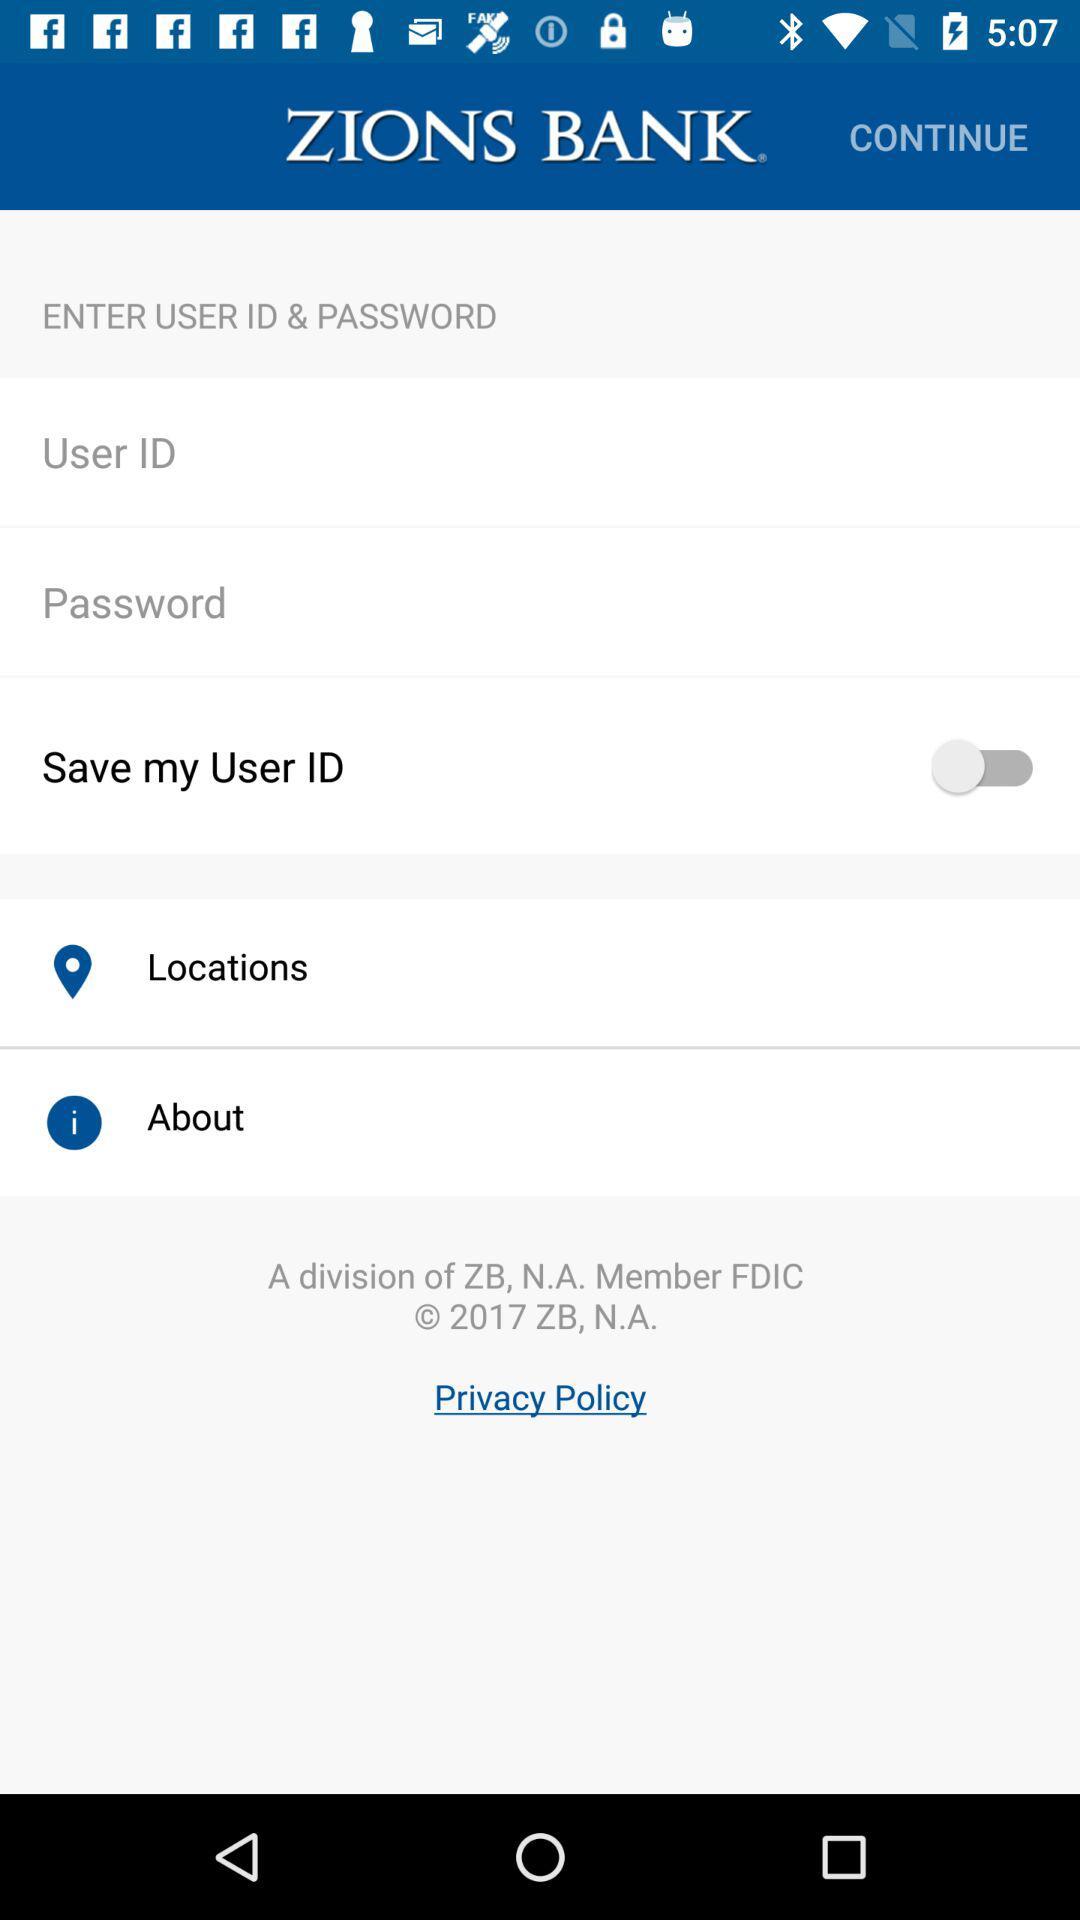 This screenshot has height=1920, width=1080. What do you see at coordinates (540, 1388) in the screenshot?
I see `a division of` at bounding box center [540, 1388].